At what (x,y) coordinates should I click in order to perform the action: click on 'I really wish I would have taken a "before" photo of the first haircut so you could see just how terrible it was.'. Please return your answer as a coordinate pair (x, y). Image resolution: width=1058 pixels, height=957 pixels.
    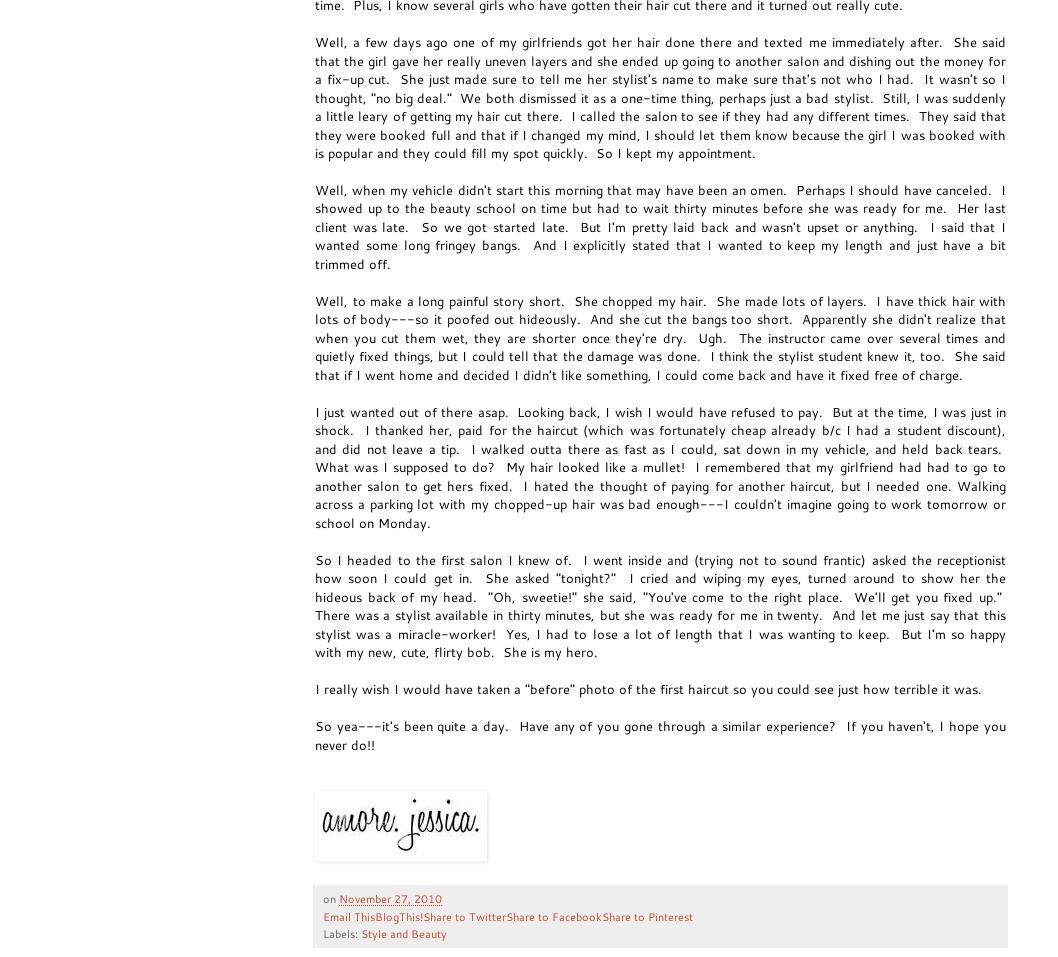
    Looking at the image, I should click on (651, 689).